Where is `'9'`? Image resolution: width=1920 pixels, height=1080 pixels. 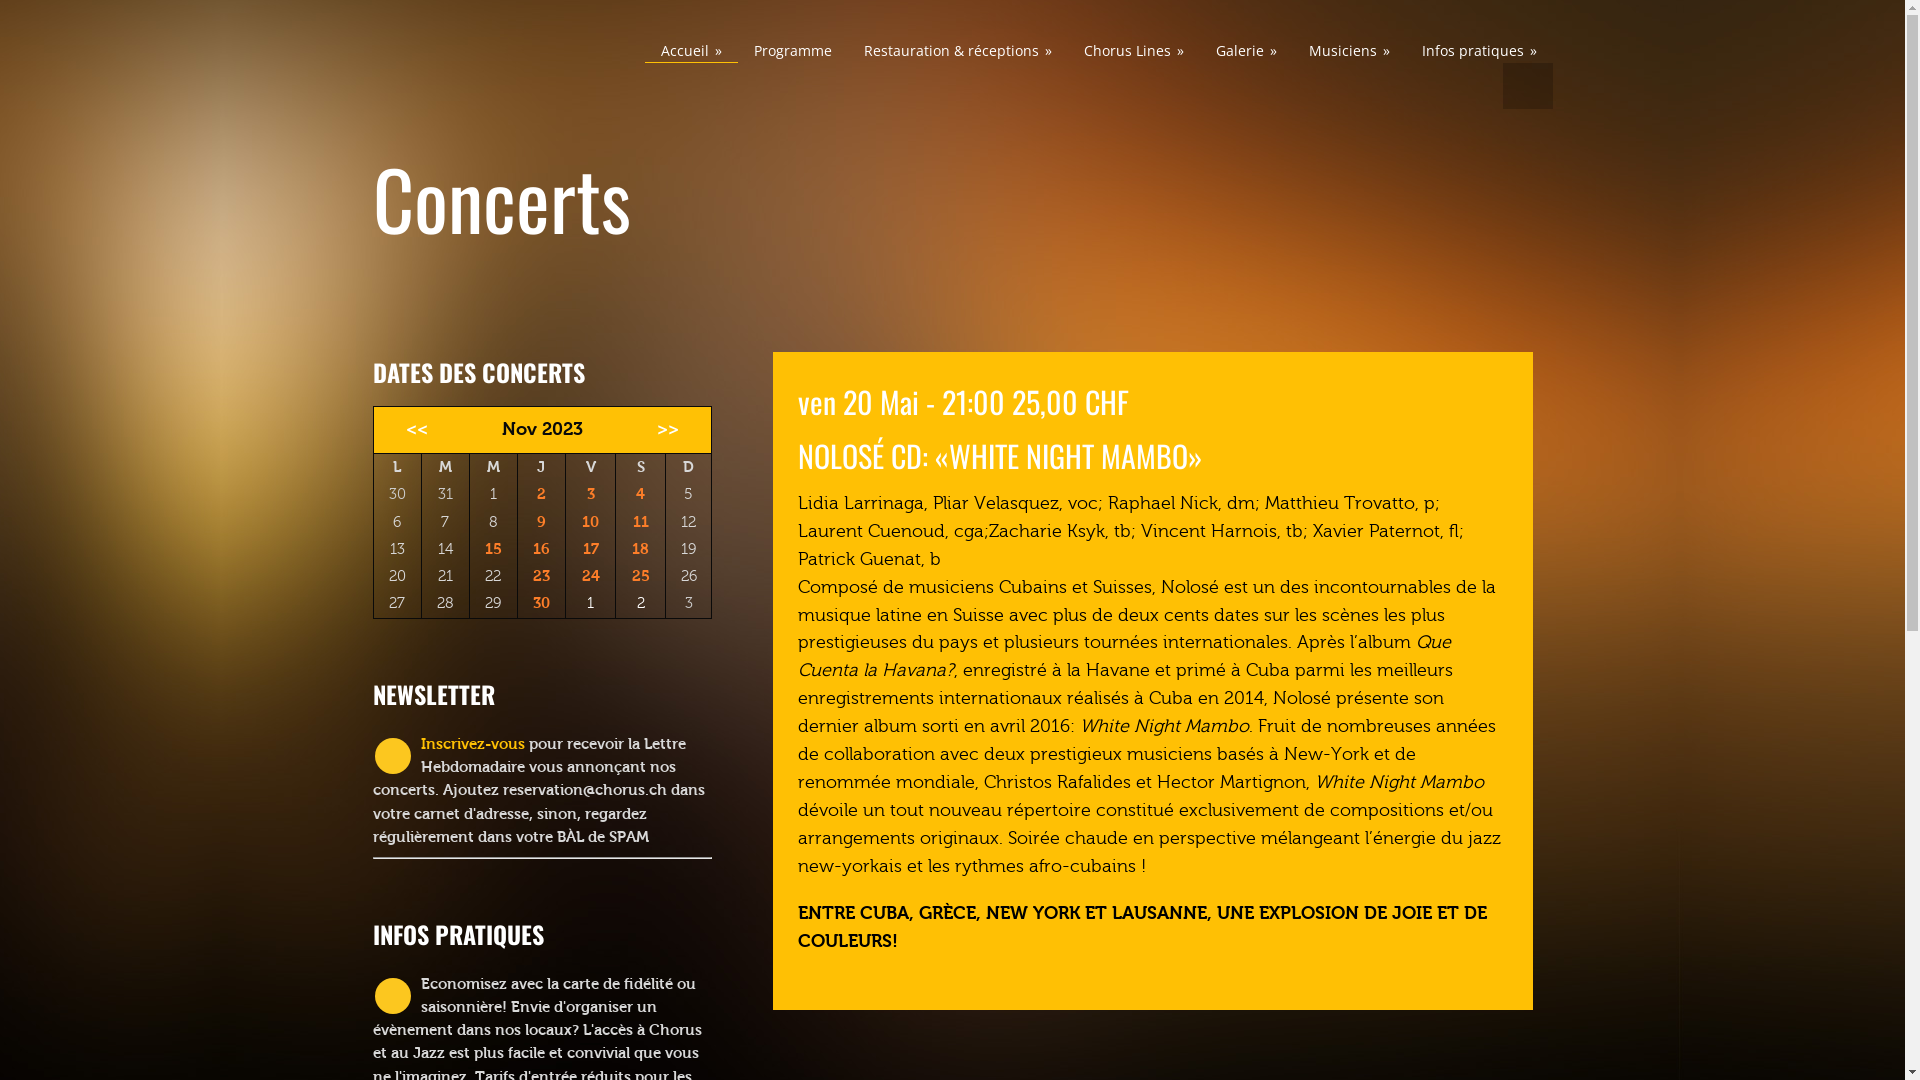 '9' is located at coordinates (537, 520).